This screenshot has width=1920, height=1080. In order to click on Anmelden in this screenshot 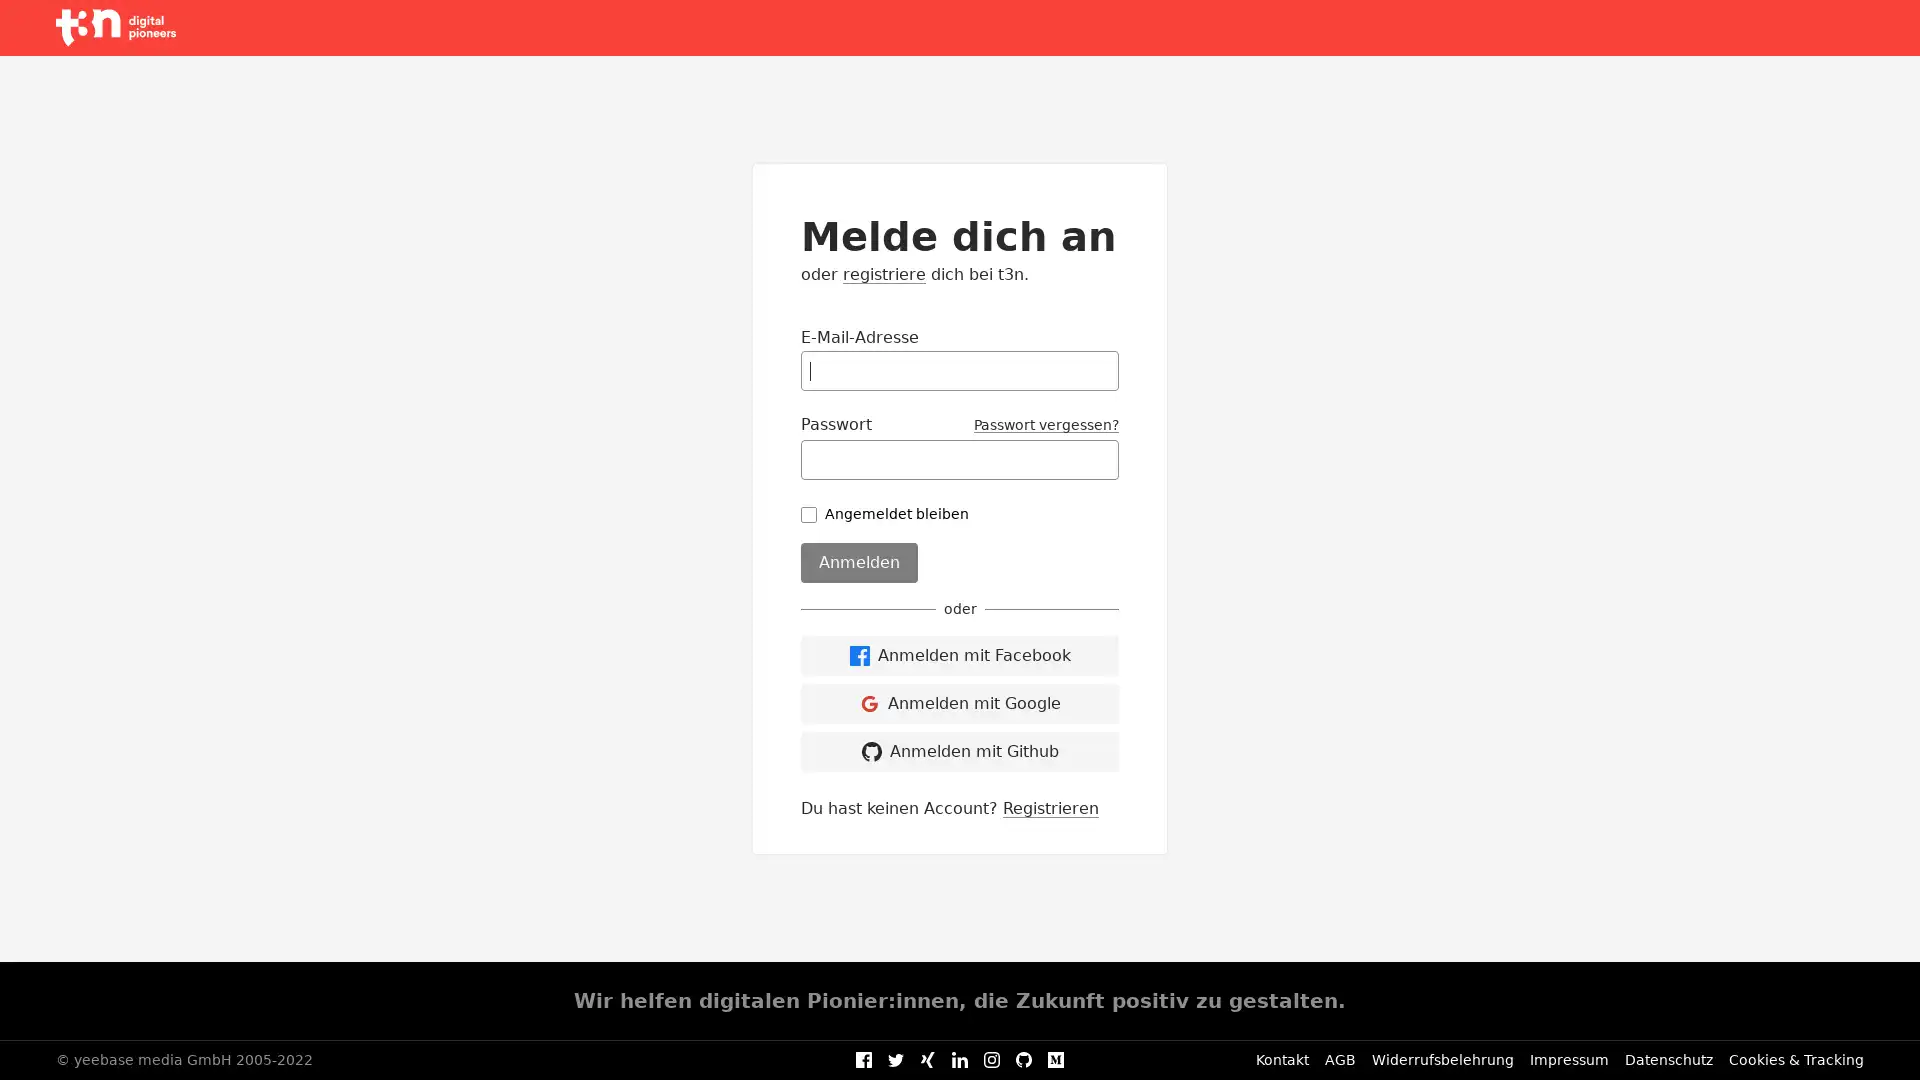, I will do `click(859, 562)`.